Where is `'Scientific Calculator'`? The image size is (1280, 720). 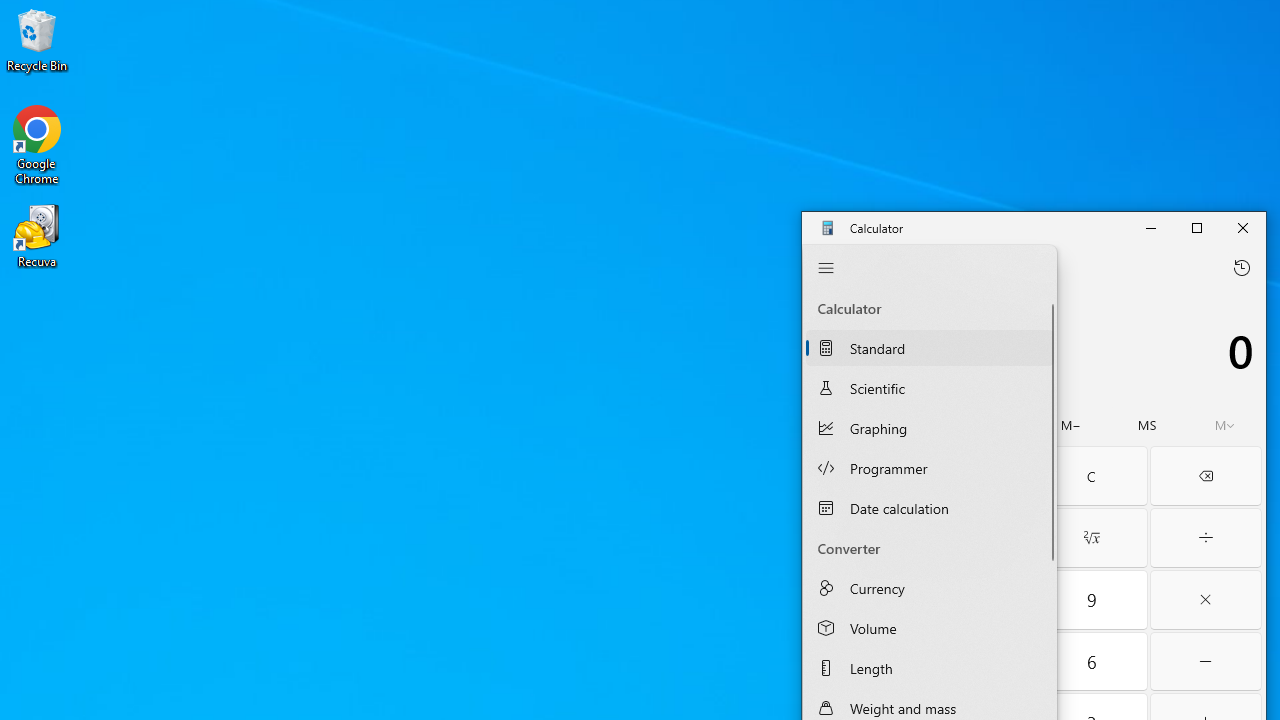
'Scientific Calculator' is located at coordinates (928, 388).